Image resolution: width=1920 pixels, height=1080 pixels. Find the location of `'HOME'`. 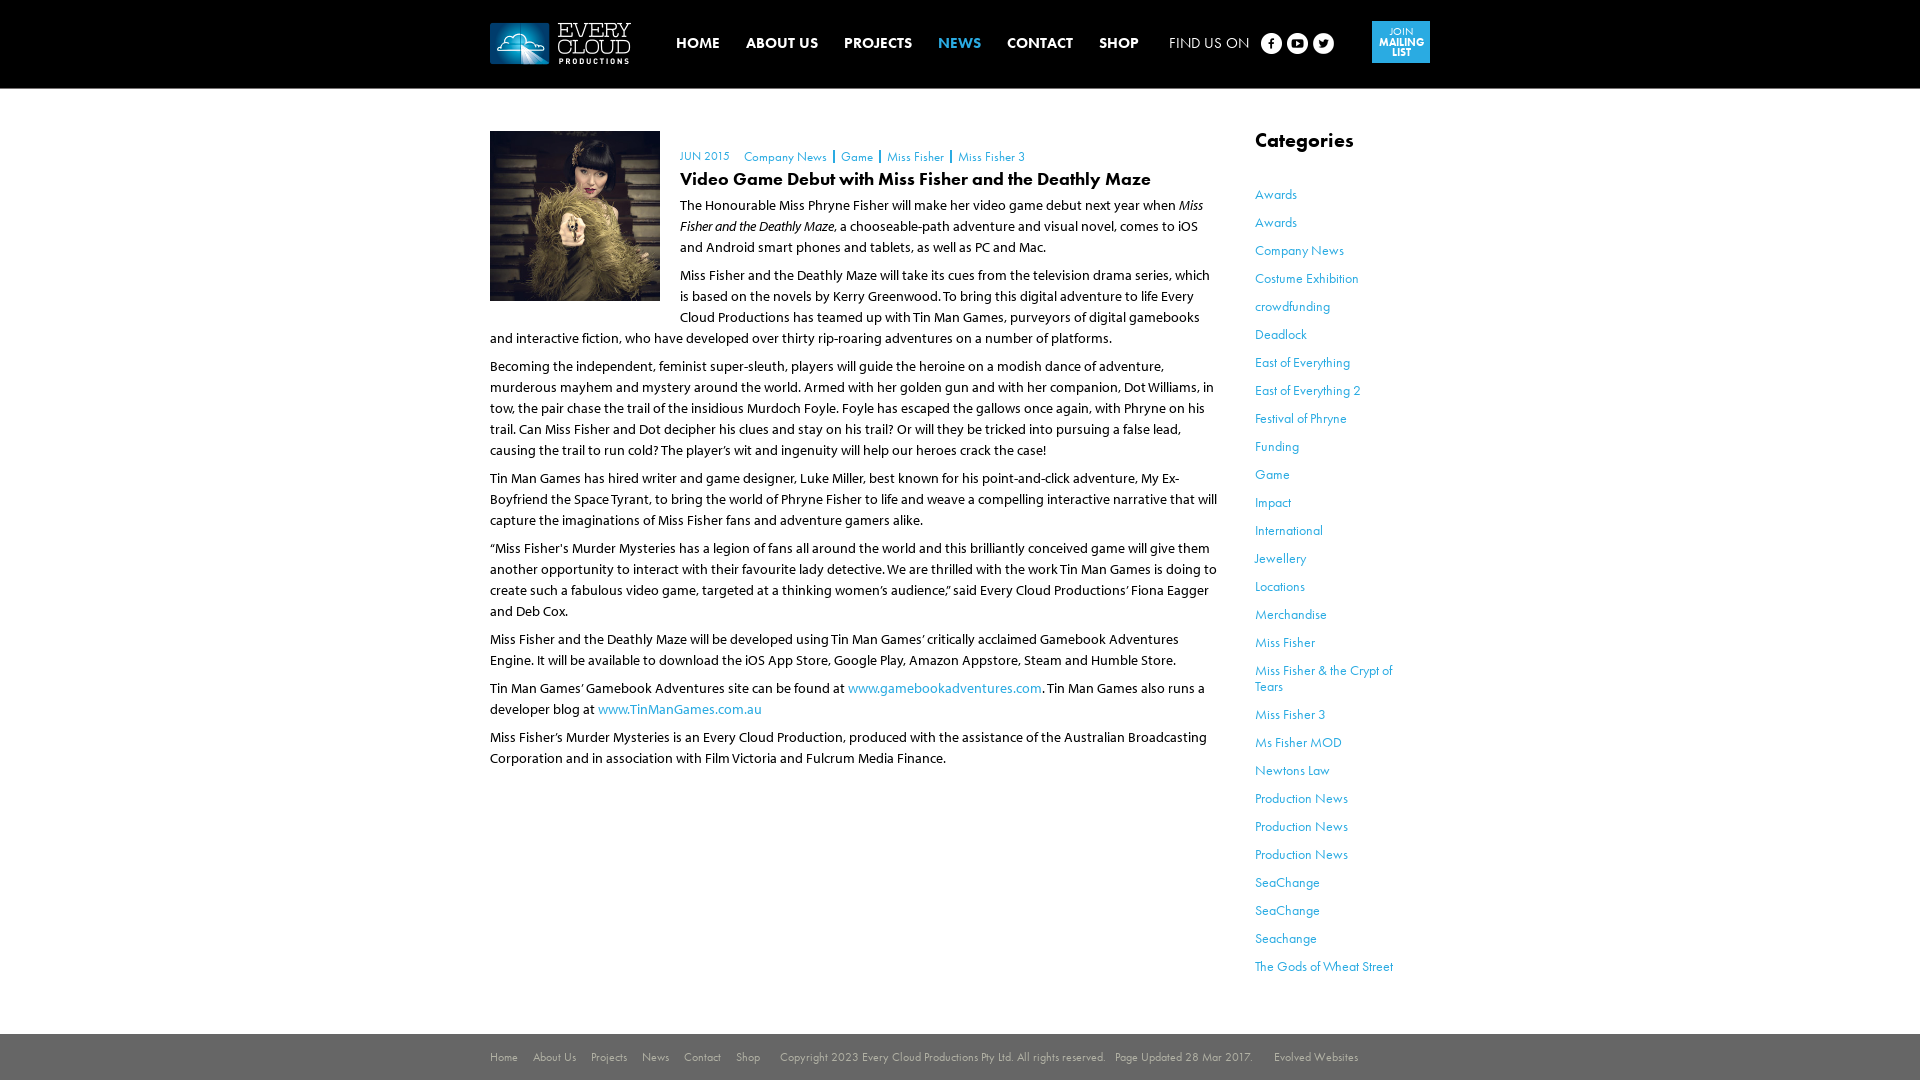

'HOME' is located at coordinates (697, 42).